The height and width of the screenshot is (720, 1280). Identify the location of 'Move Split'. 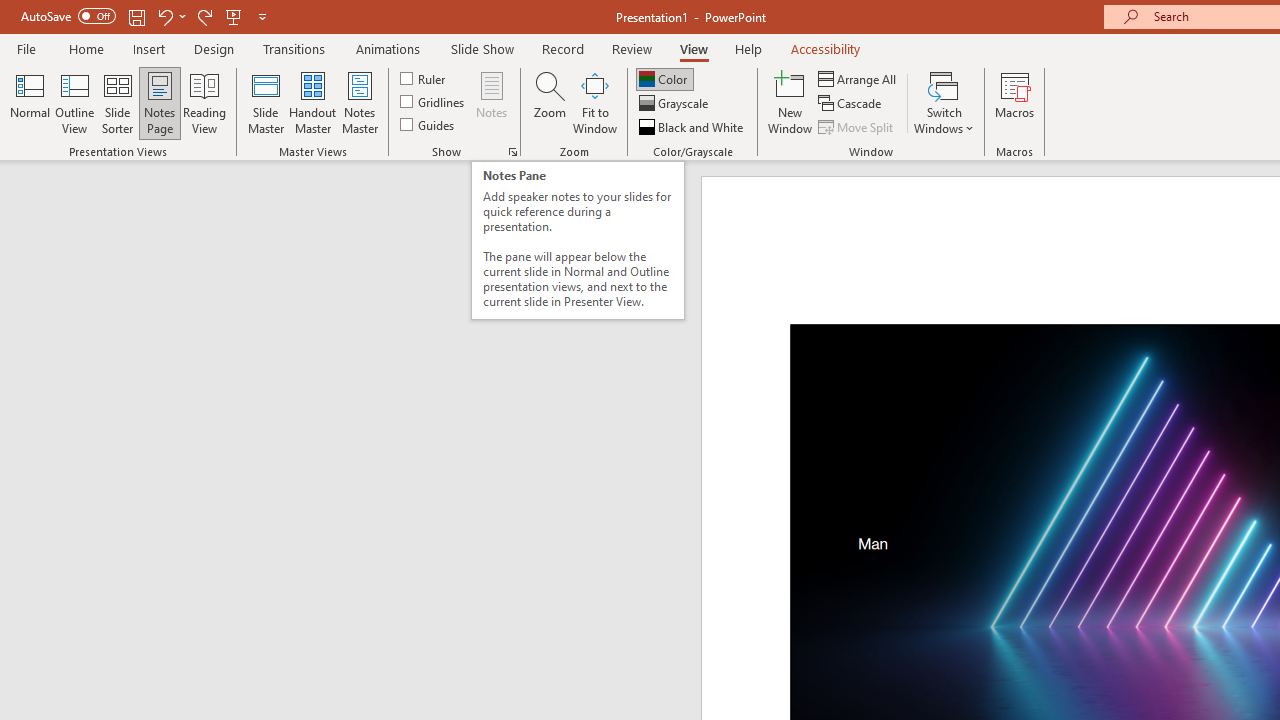
(857, 127).